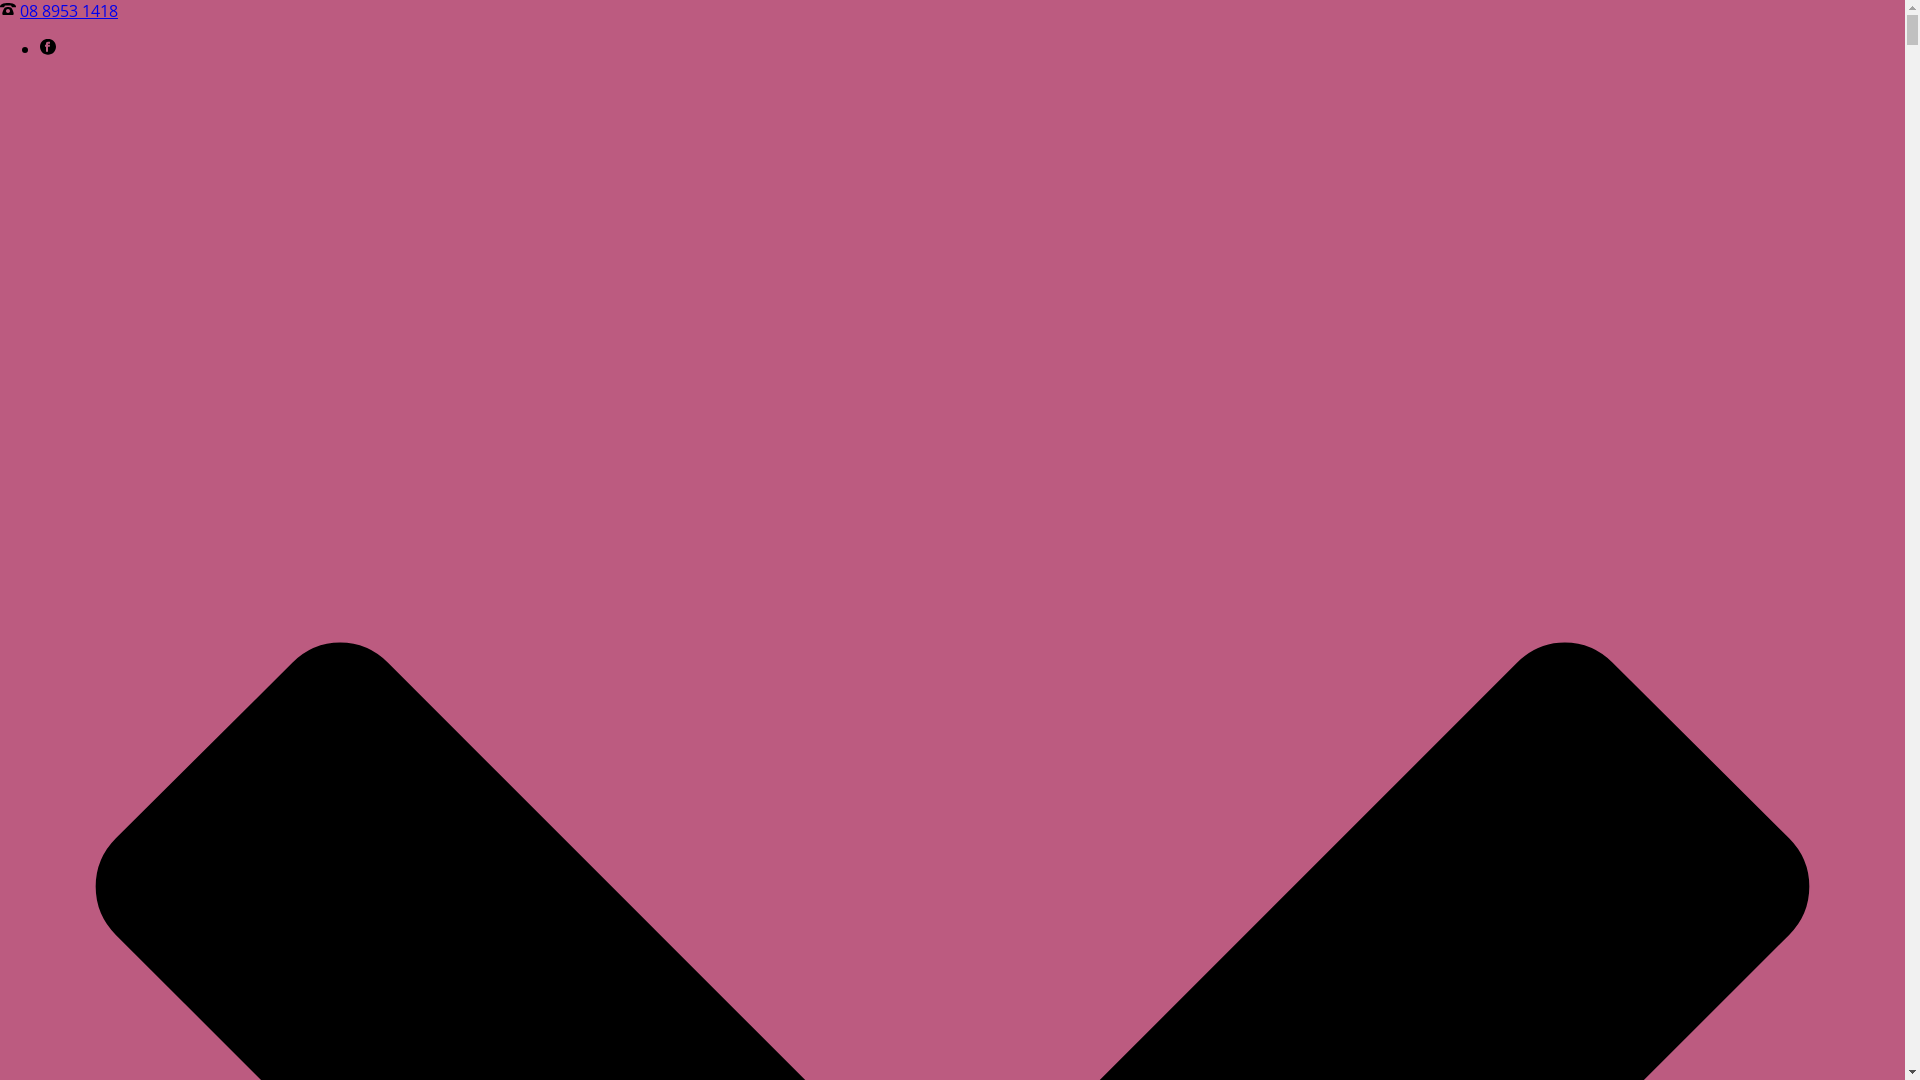 Image resolution: width=1920 pixels, height=1080 pixels. I want to click on '08 8953 1418', so click(68, 11).